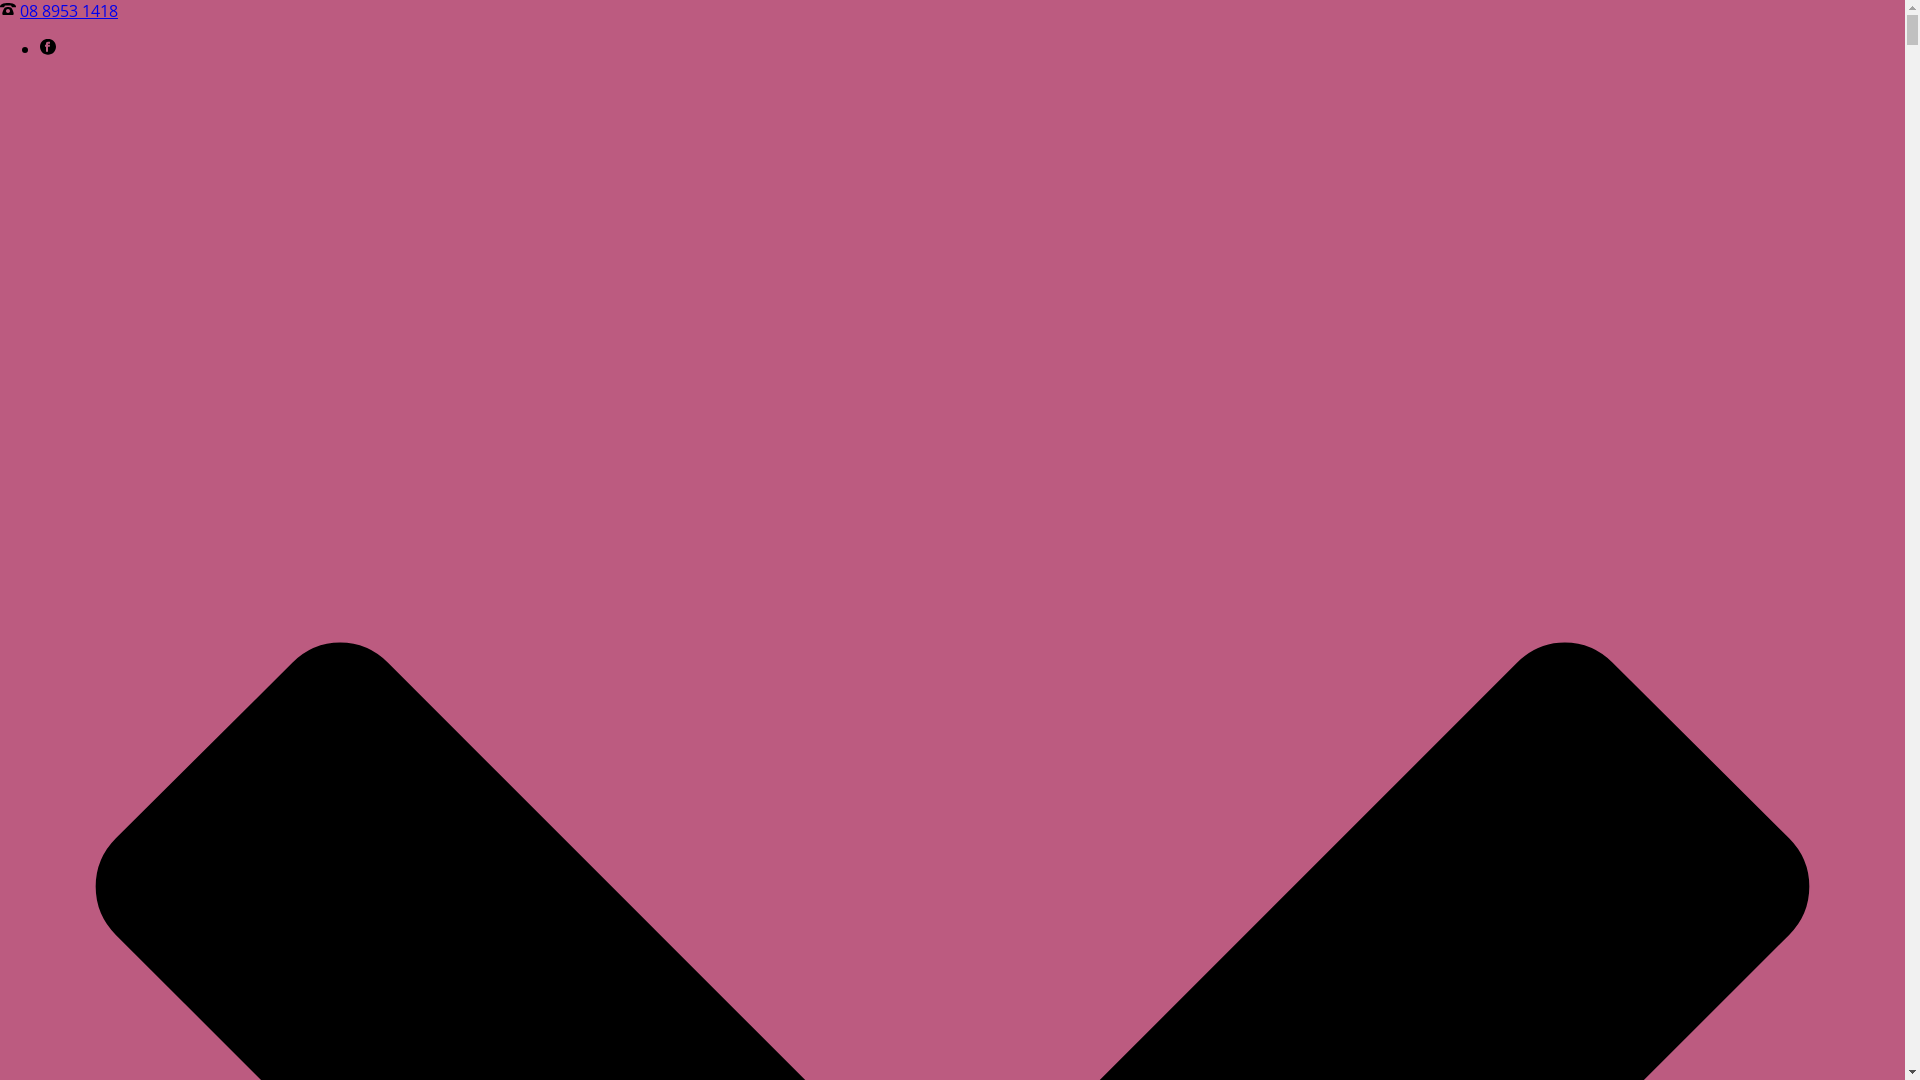 Image resolution: width=1920 pixels, height=1080 pixels. I want to click on '08 8953 1418', so click(68, 11).